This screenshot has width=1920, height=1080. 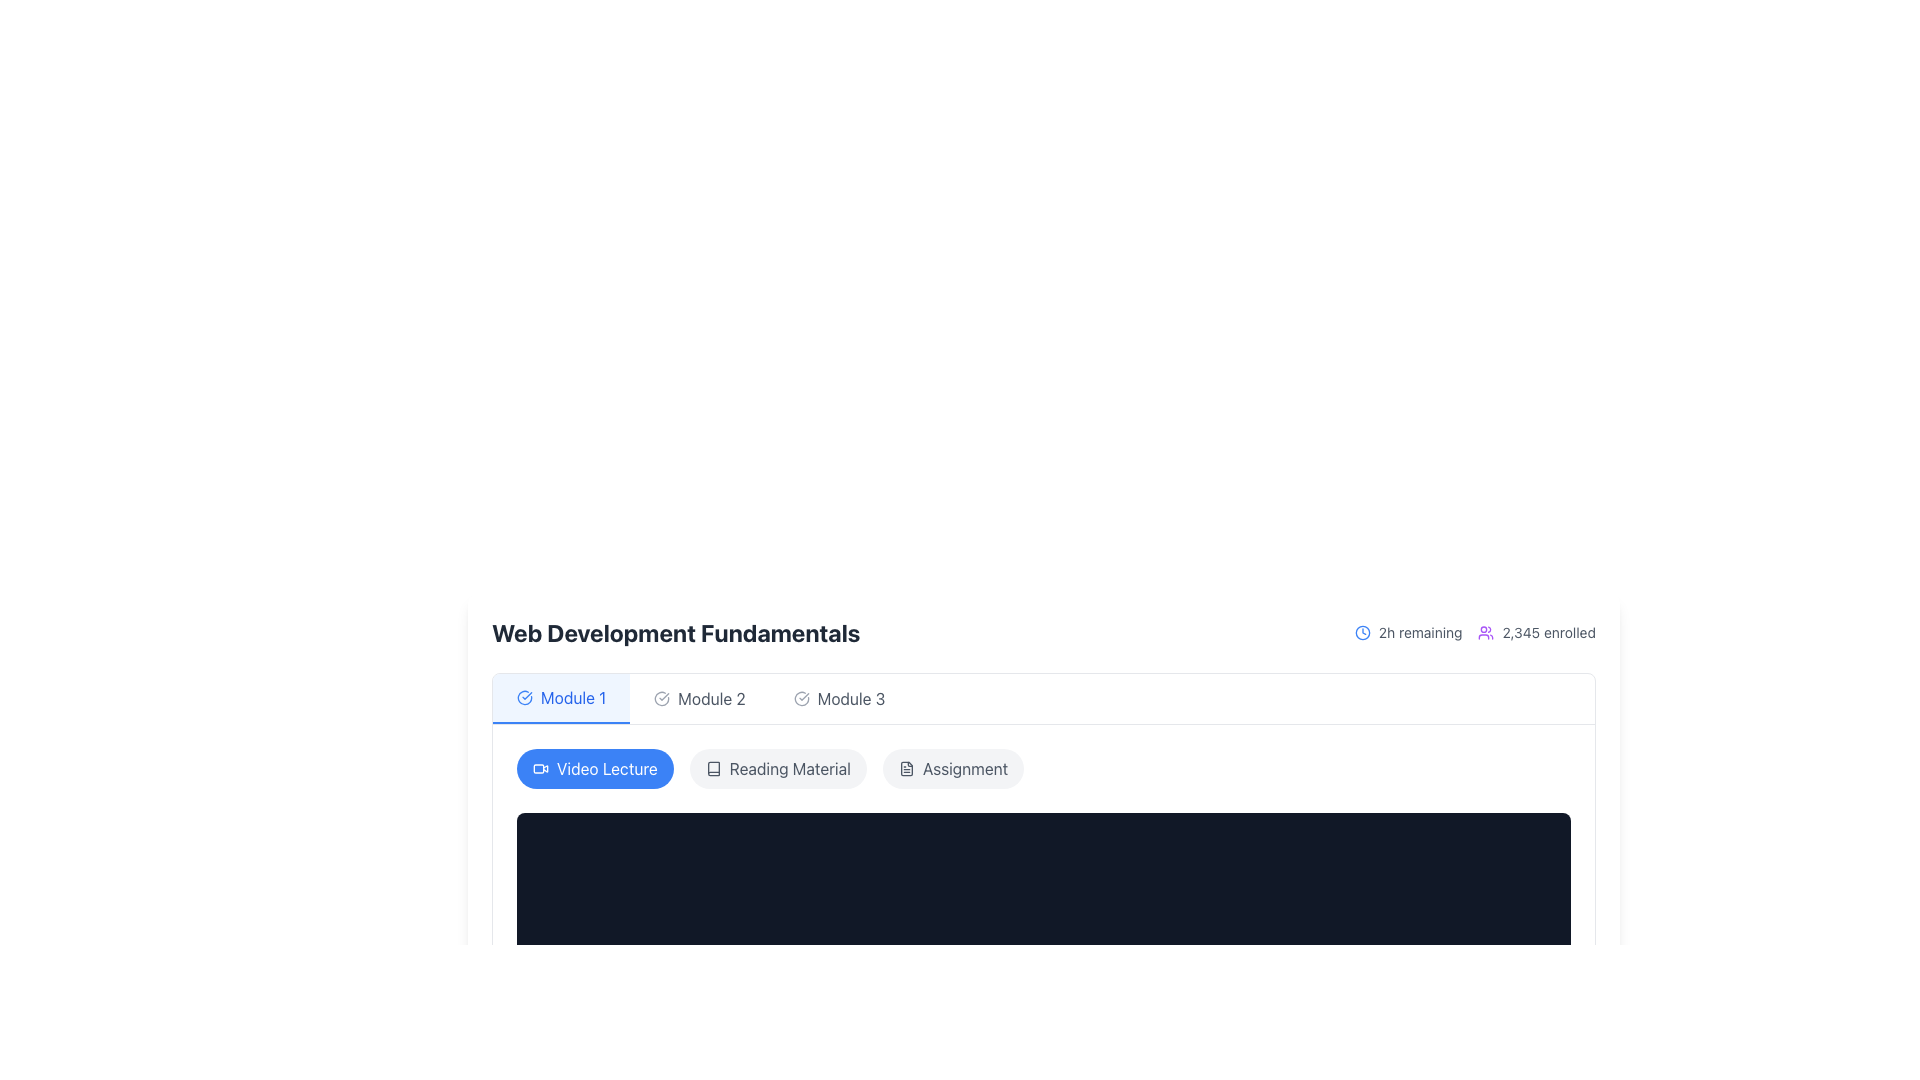 What do you see at coordinates (560, 697) in the screenshot?
I see `the navigation tab labeled 'Module 1' with a blue background and bold text` at bounding box center [560, 697].